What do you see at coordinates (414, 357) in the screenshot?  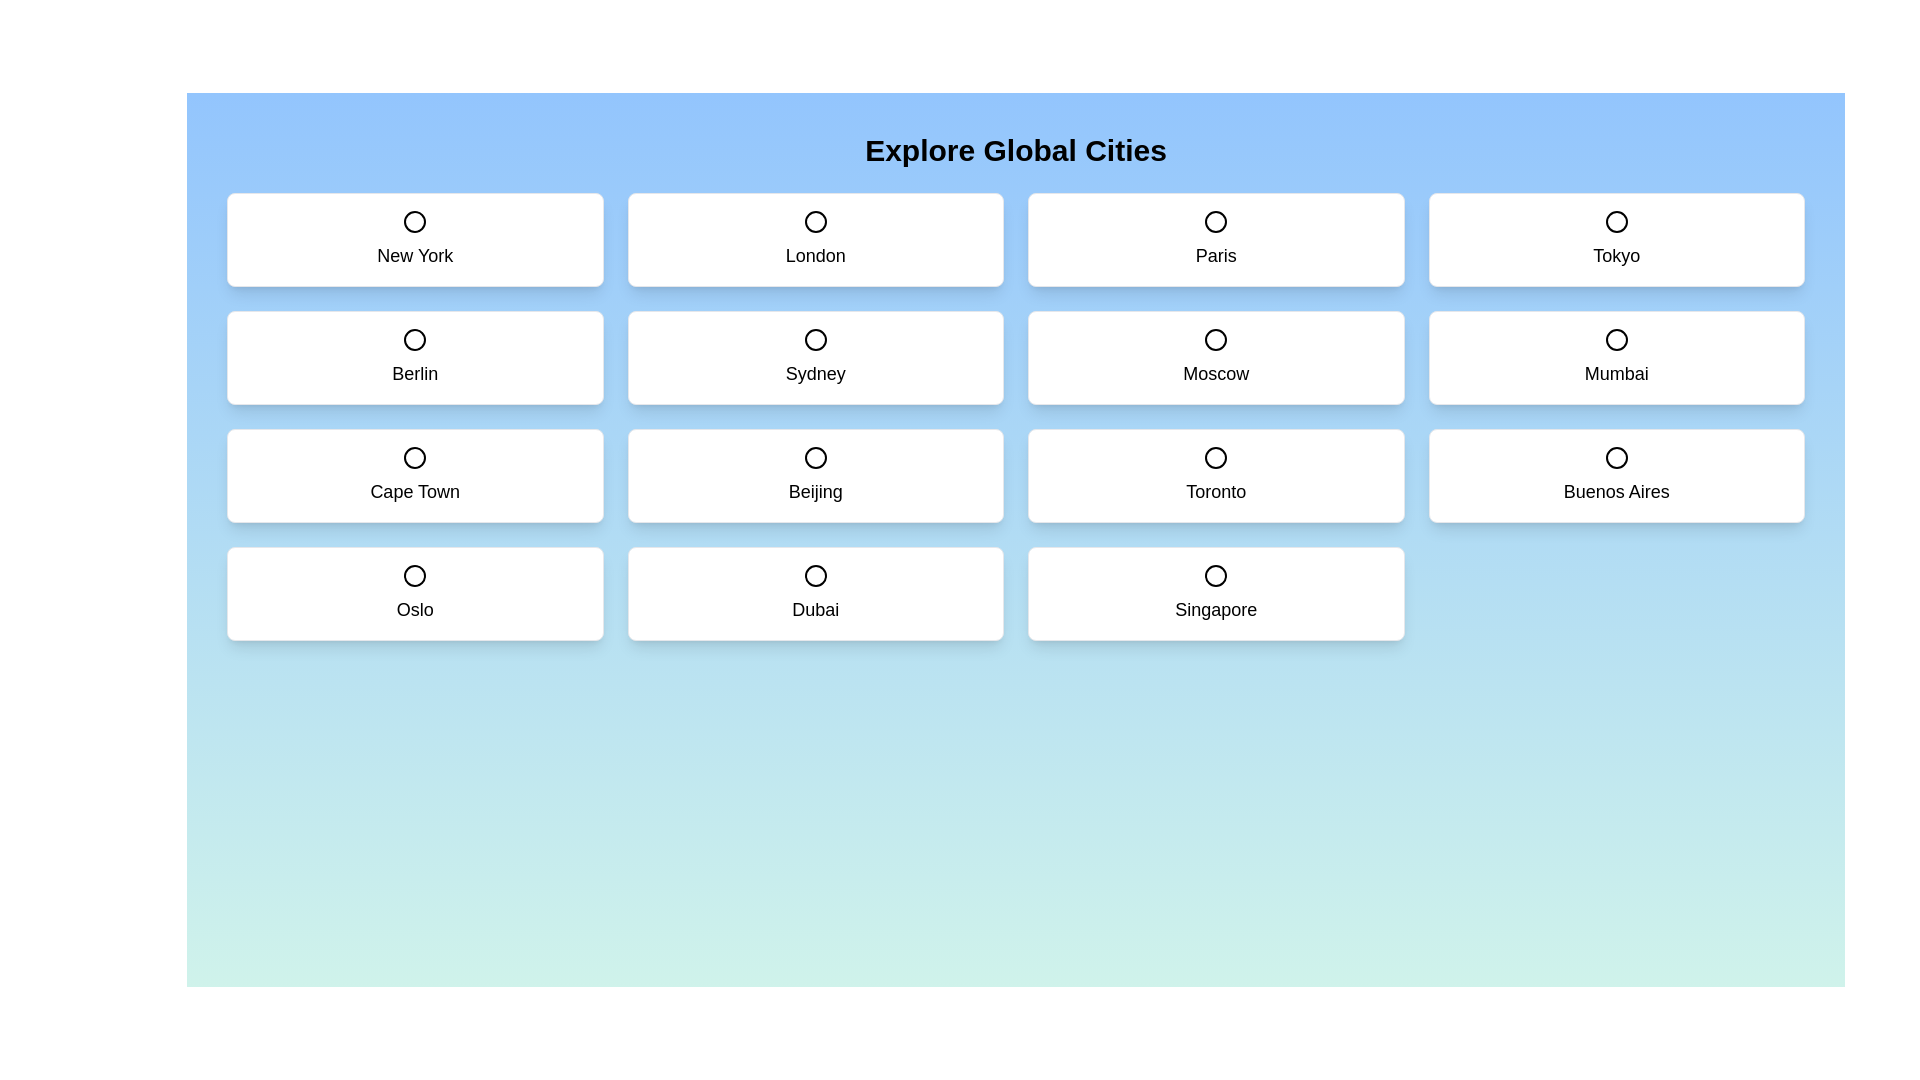 I see `the city card labeled Berlin to toggle its selection state` at bounding box center [414, 357].